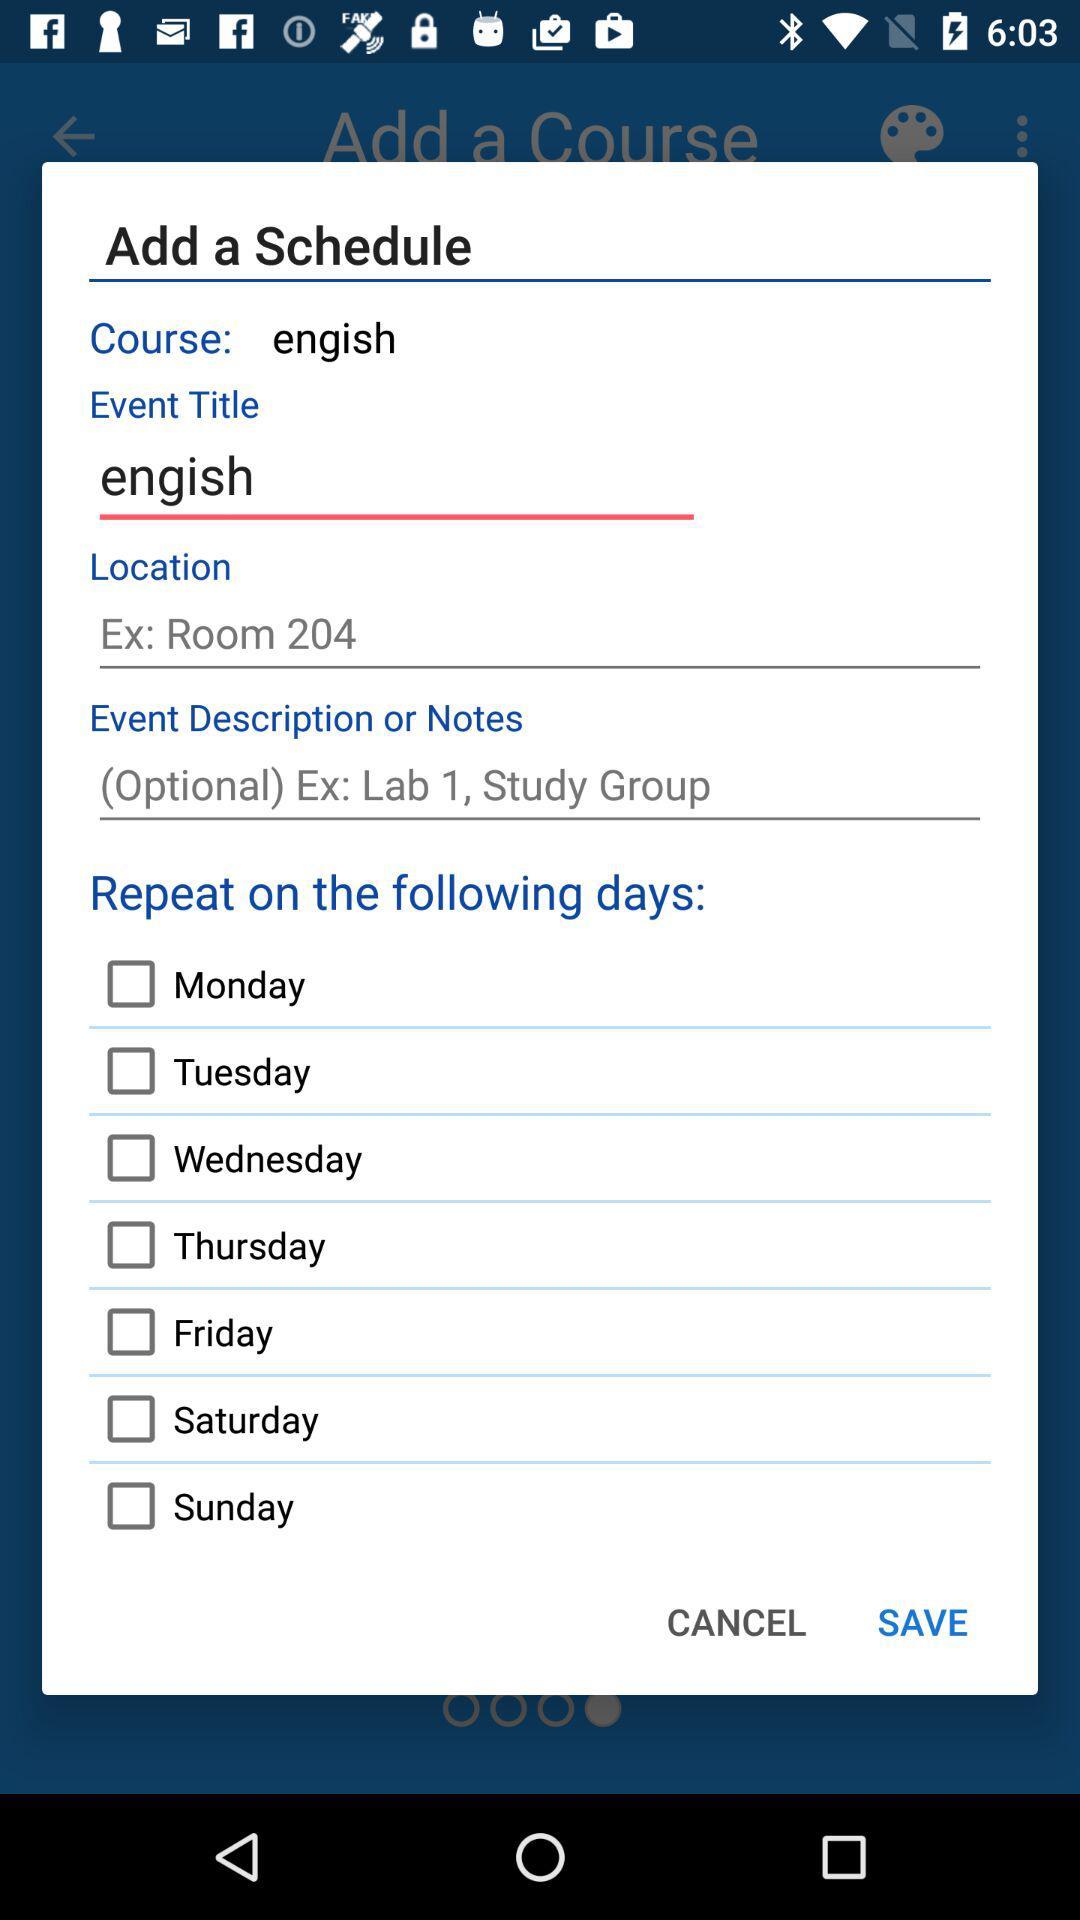 The image size is (1080, 1920). Describe the element at coordinates (207, 1243) in the screenshot. I see `thursday icon` at that location.